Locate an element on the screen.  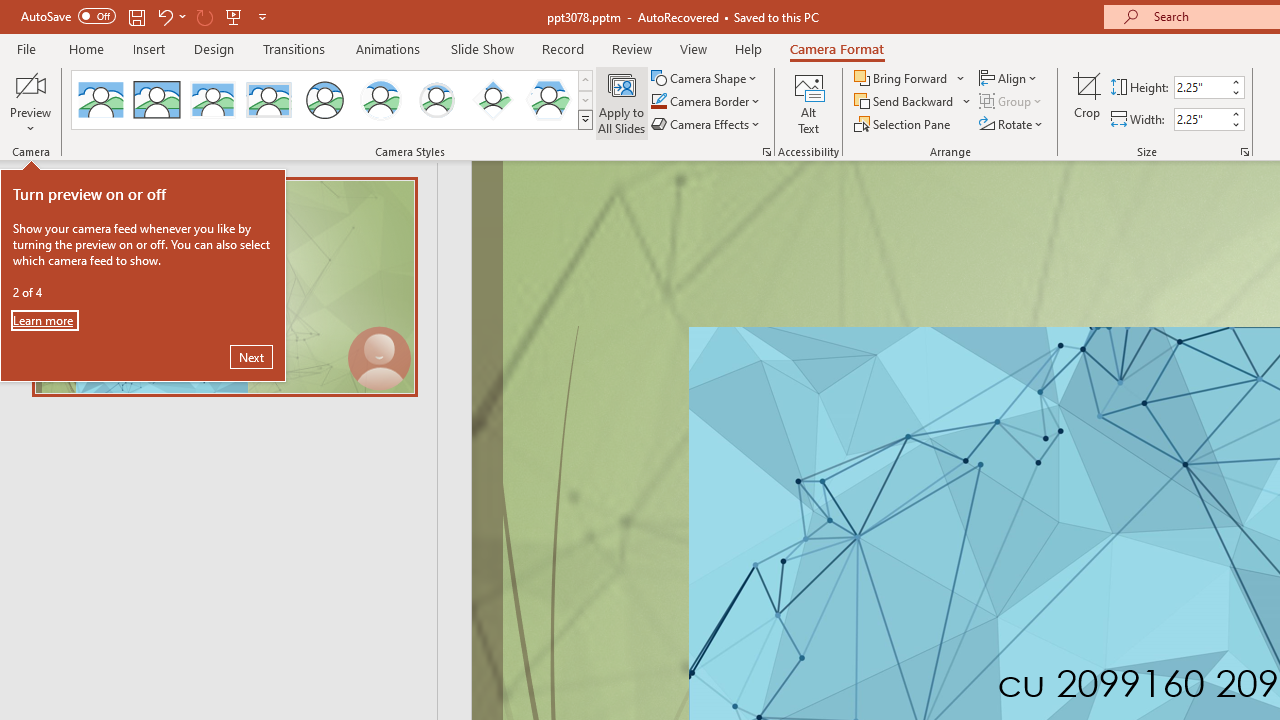
'Cameo Width' is located at coordinates (1200, 119).